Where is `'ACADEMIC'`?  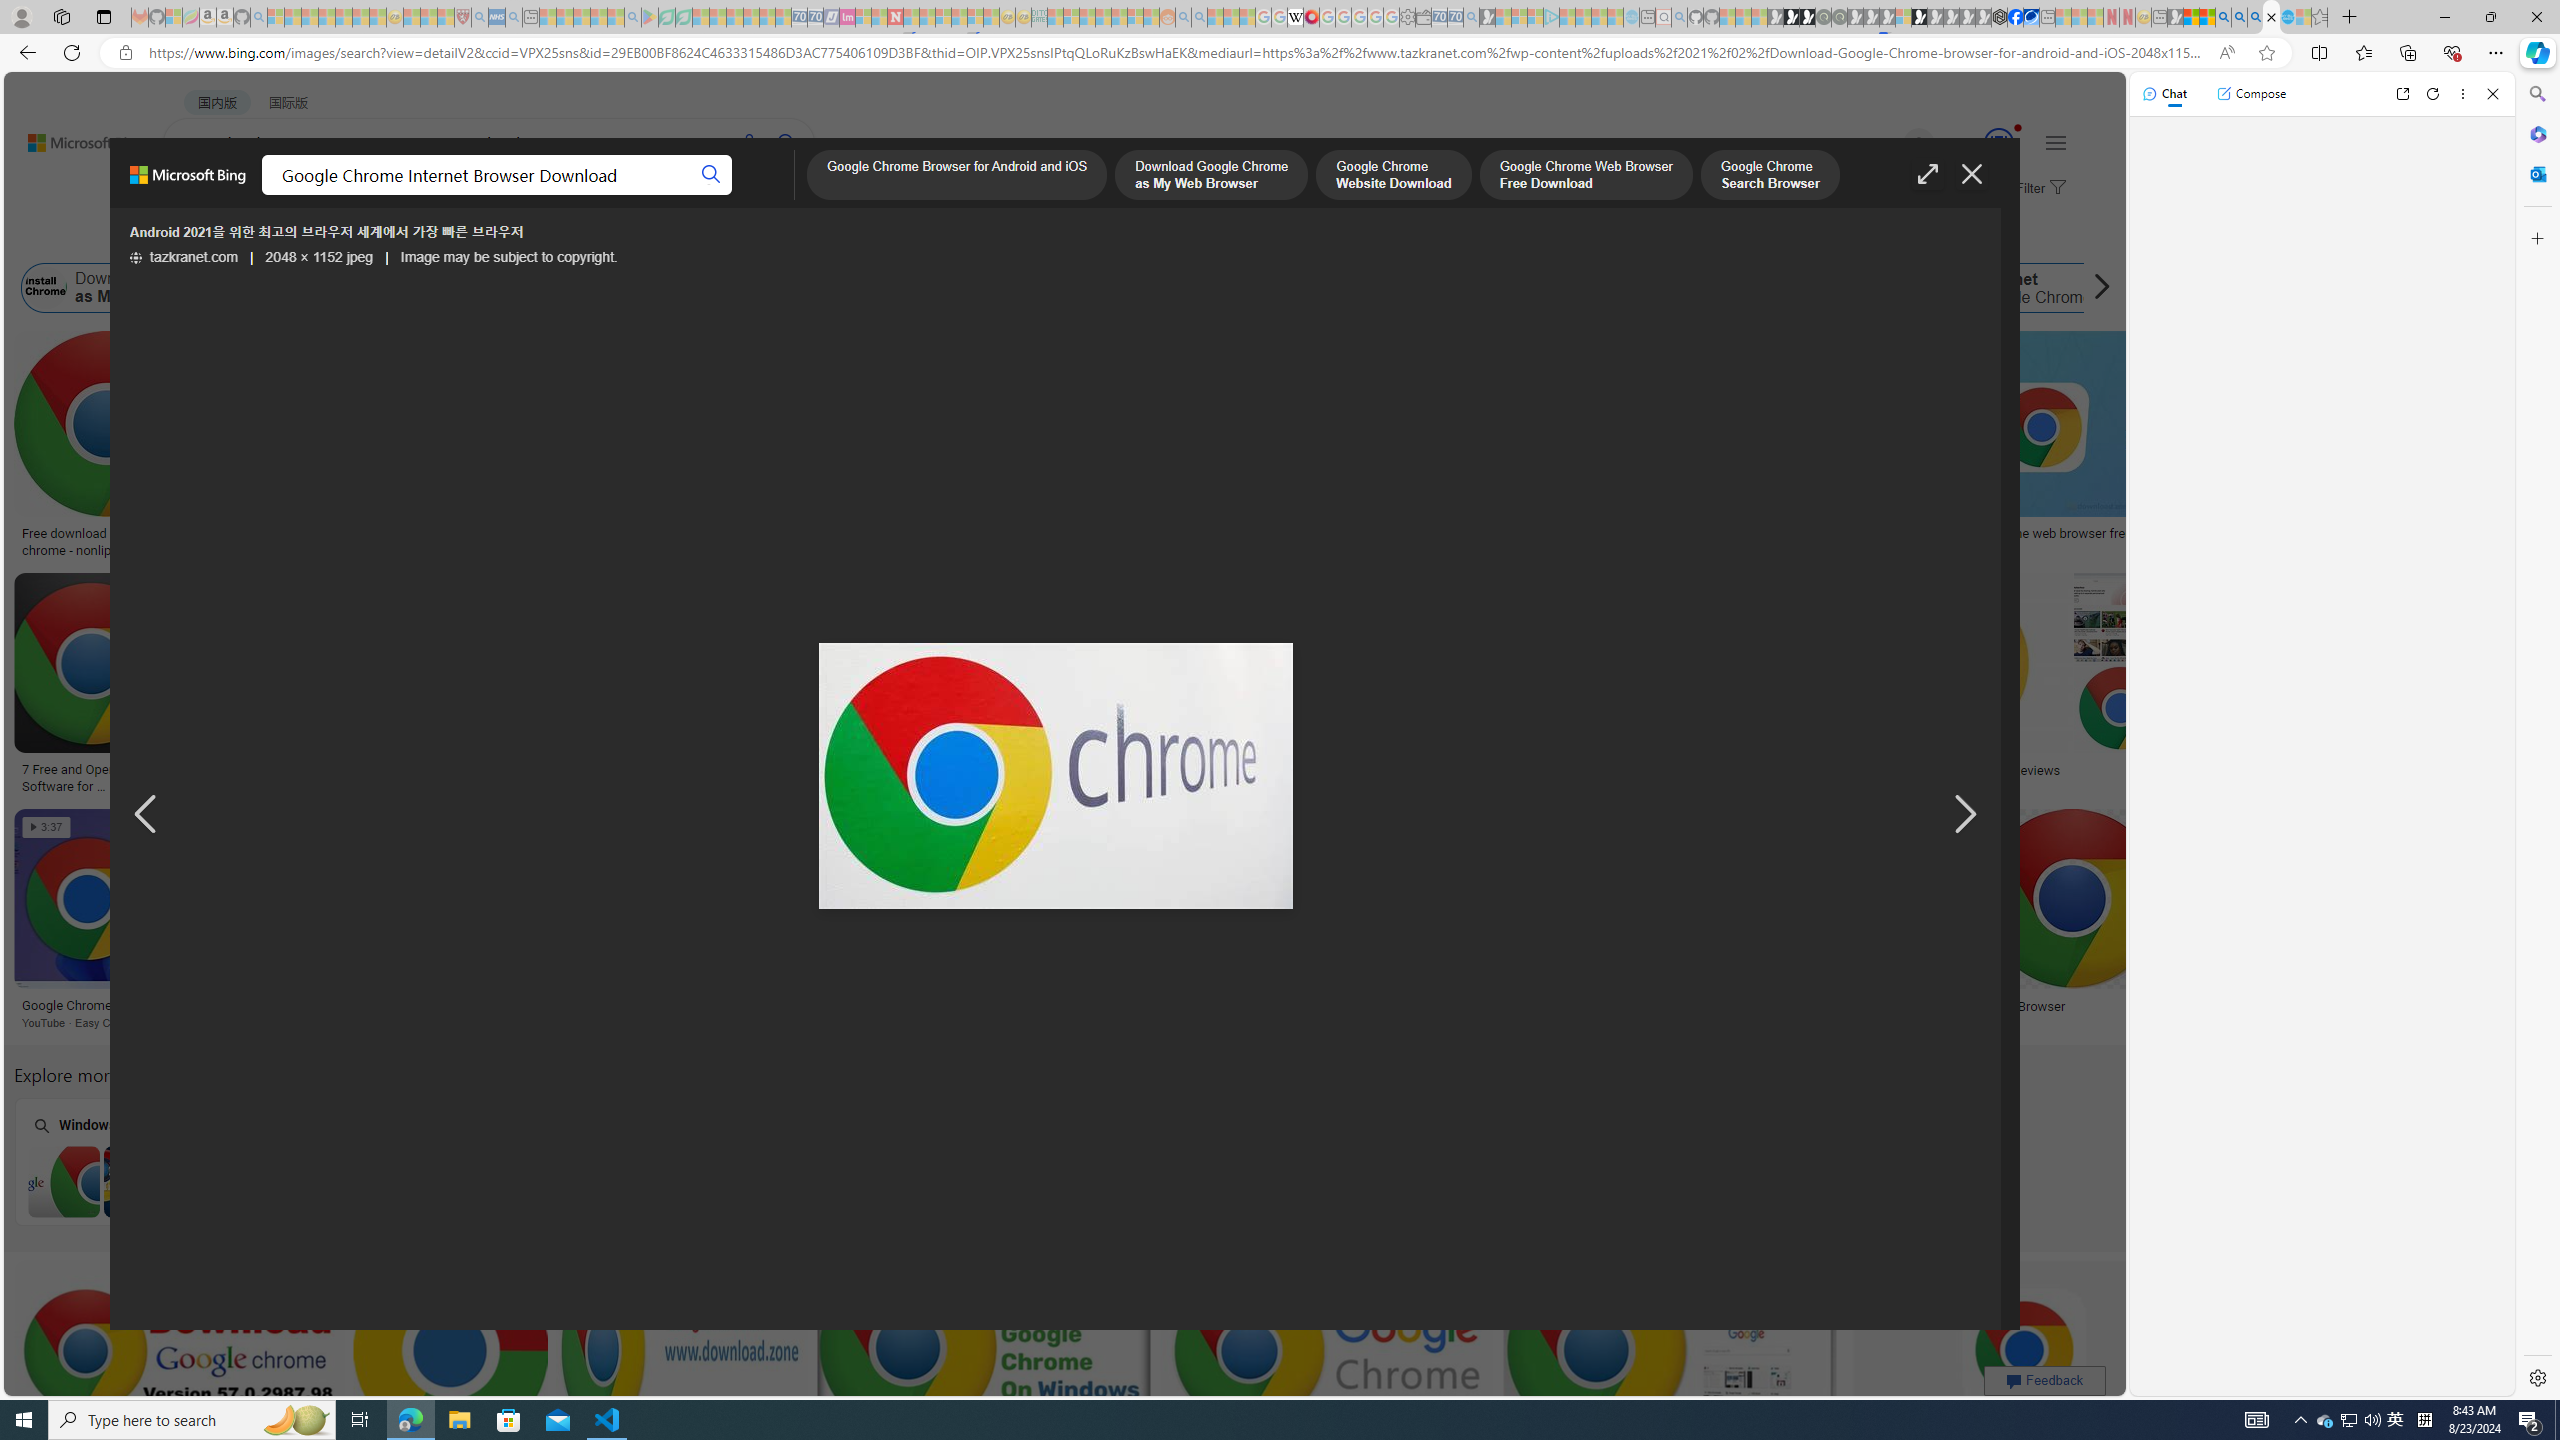 'ACADEMIC' is located at coordinates (633, 195).